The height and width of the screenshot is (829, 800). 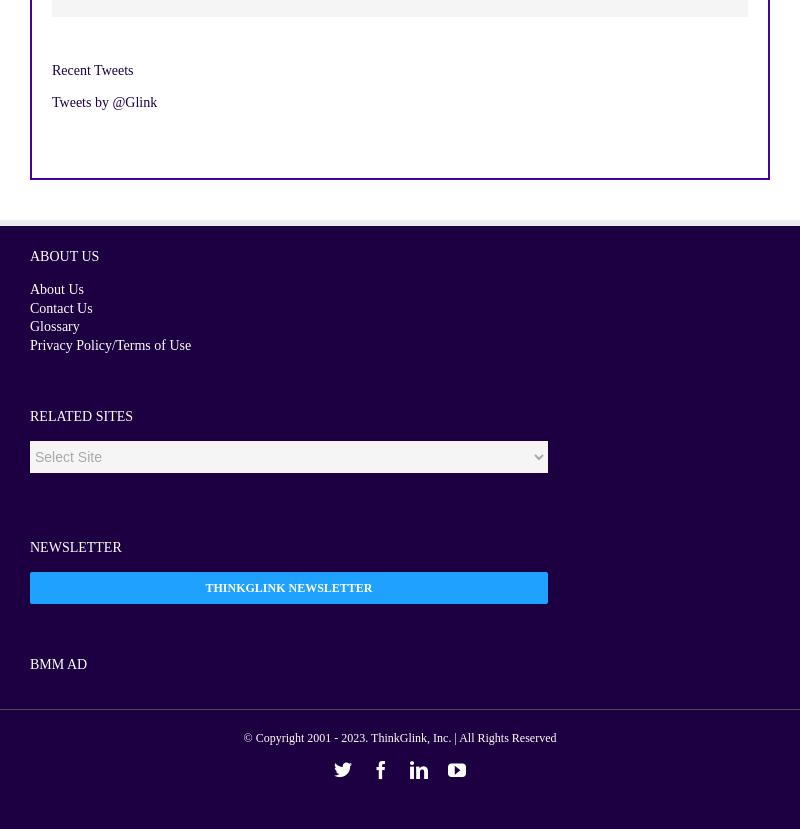 What do you see at coordinates (292, 736) in the screenshot?
I see `'© Copyright 2001 -'` at bounding box center [292, 736].